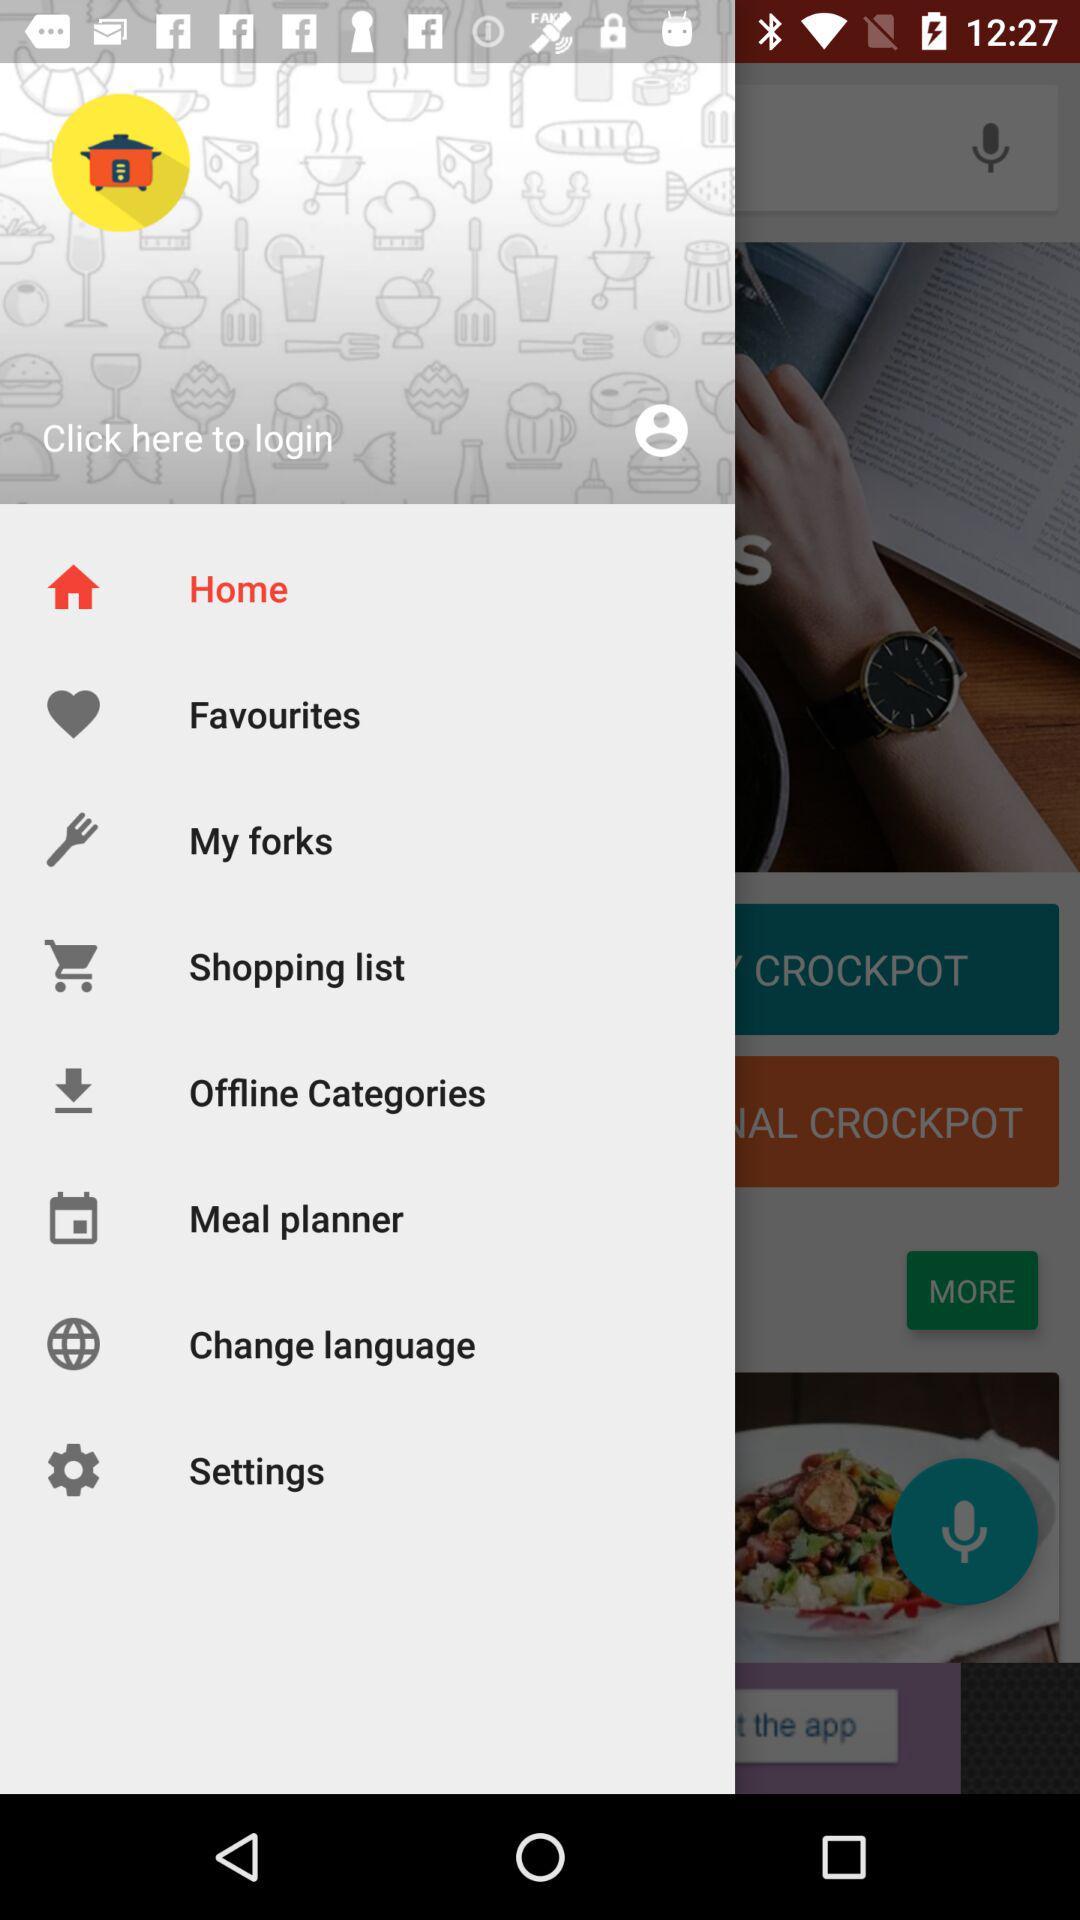  I want to click on the microphone icon, so click(990, 146).